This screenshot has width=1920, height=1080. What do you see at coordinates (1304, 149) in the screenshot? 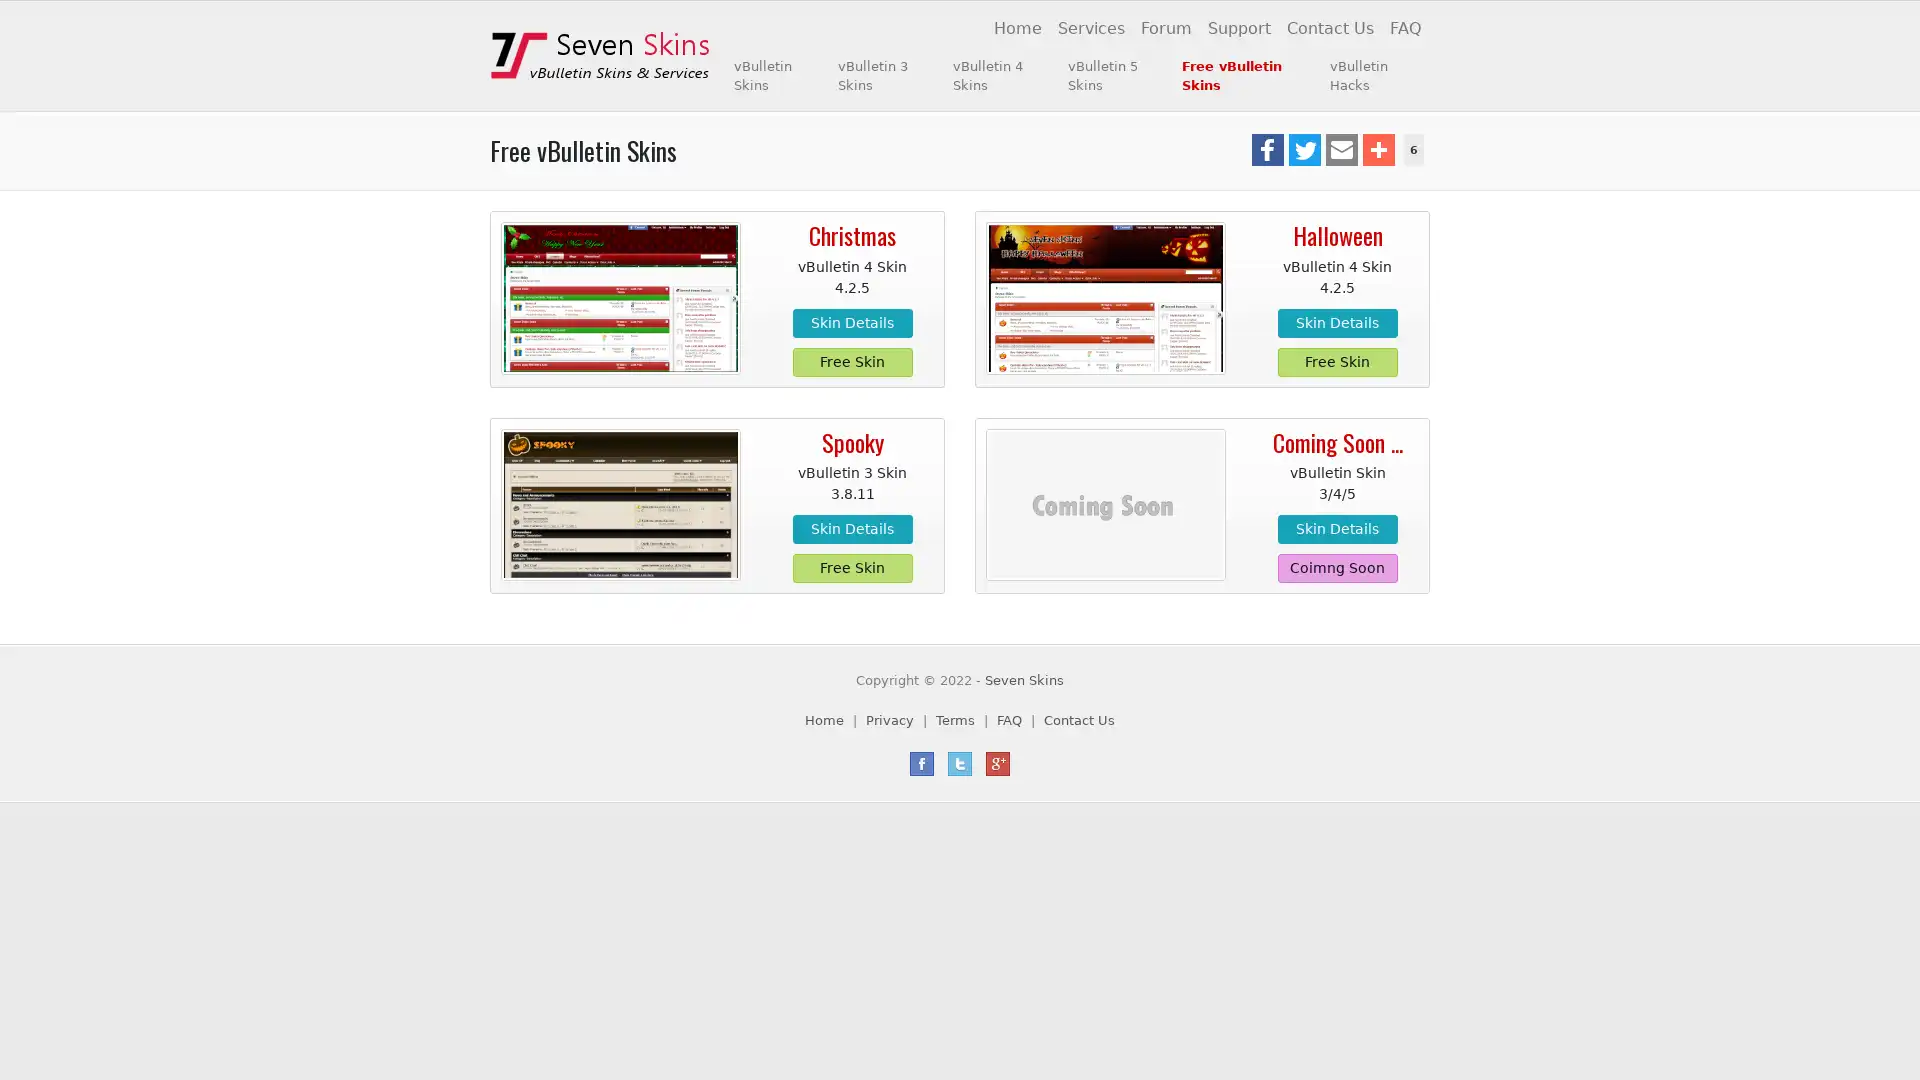
I see `Share to Twitter` at bounding box center [1304, 149].